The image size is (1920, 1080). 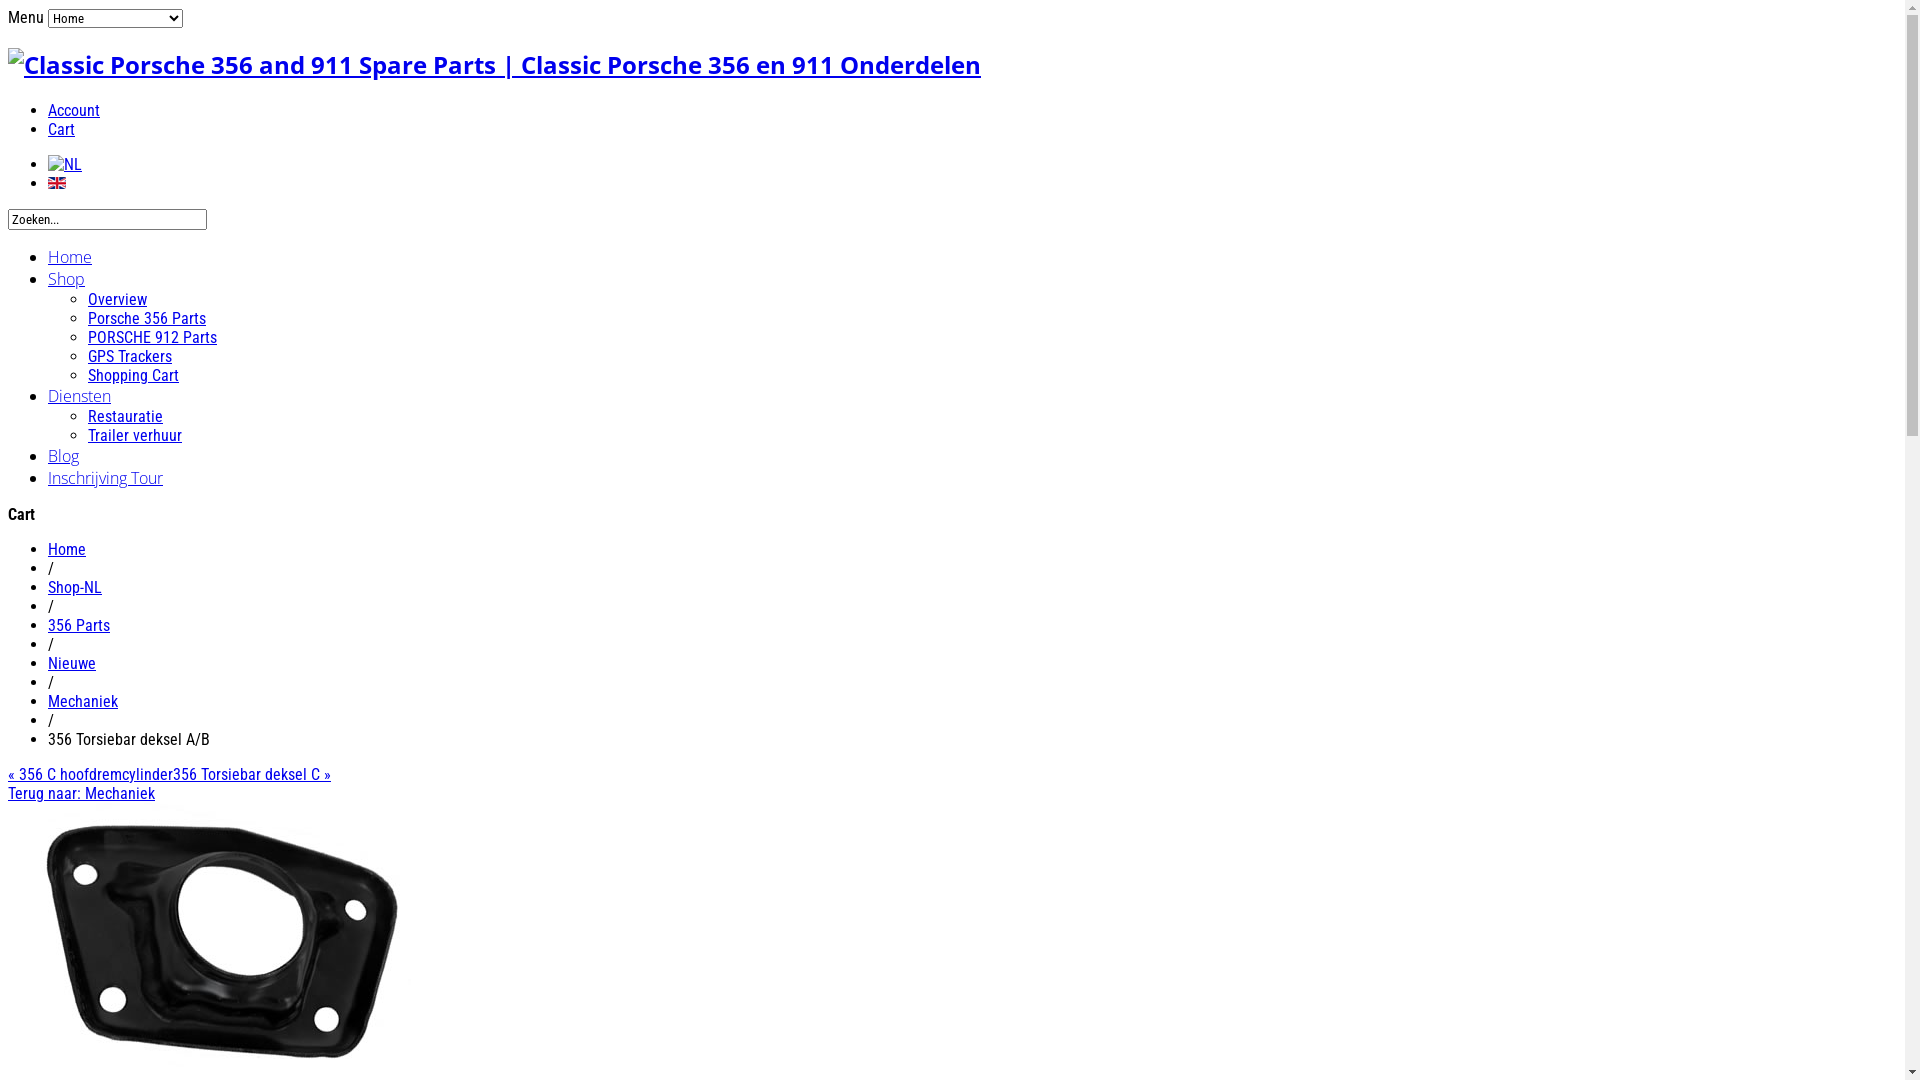 I want to click on 'PORSCHE 912 Parts', so click(x=86, y=336).